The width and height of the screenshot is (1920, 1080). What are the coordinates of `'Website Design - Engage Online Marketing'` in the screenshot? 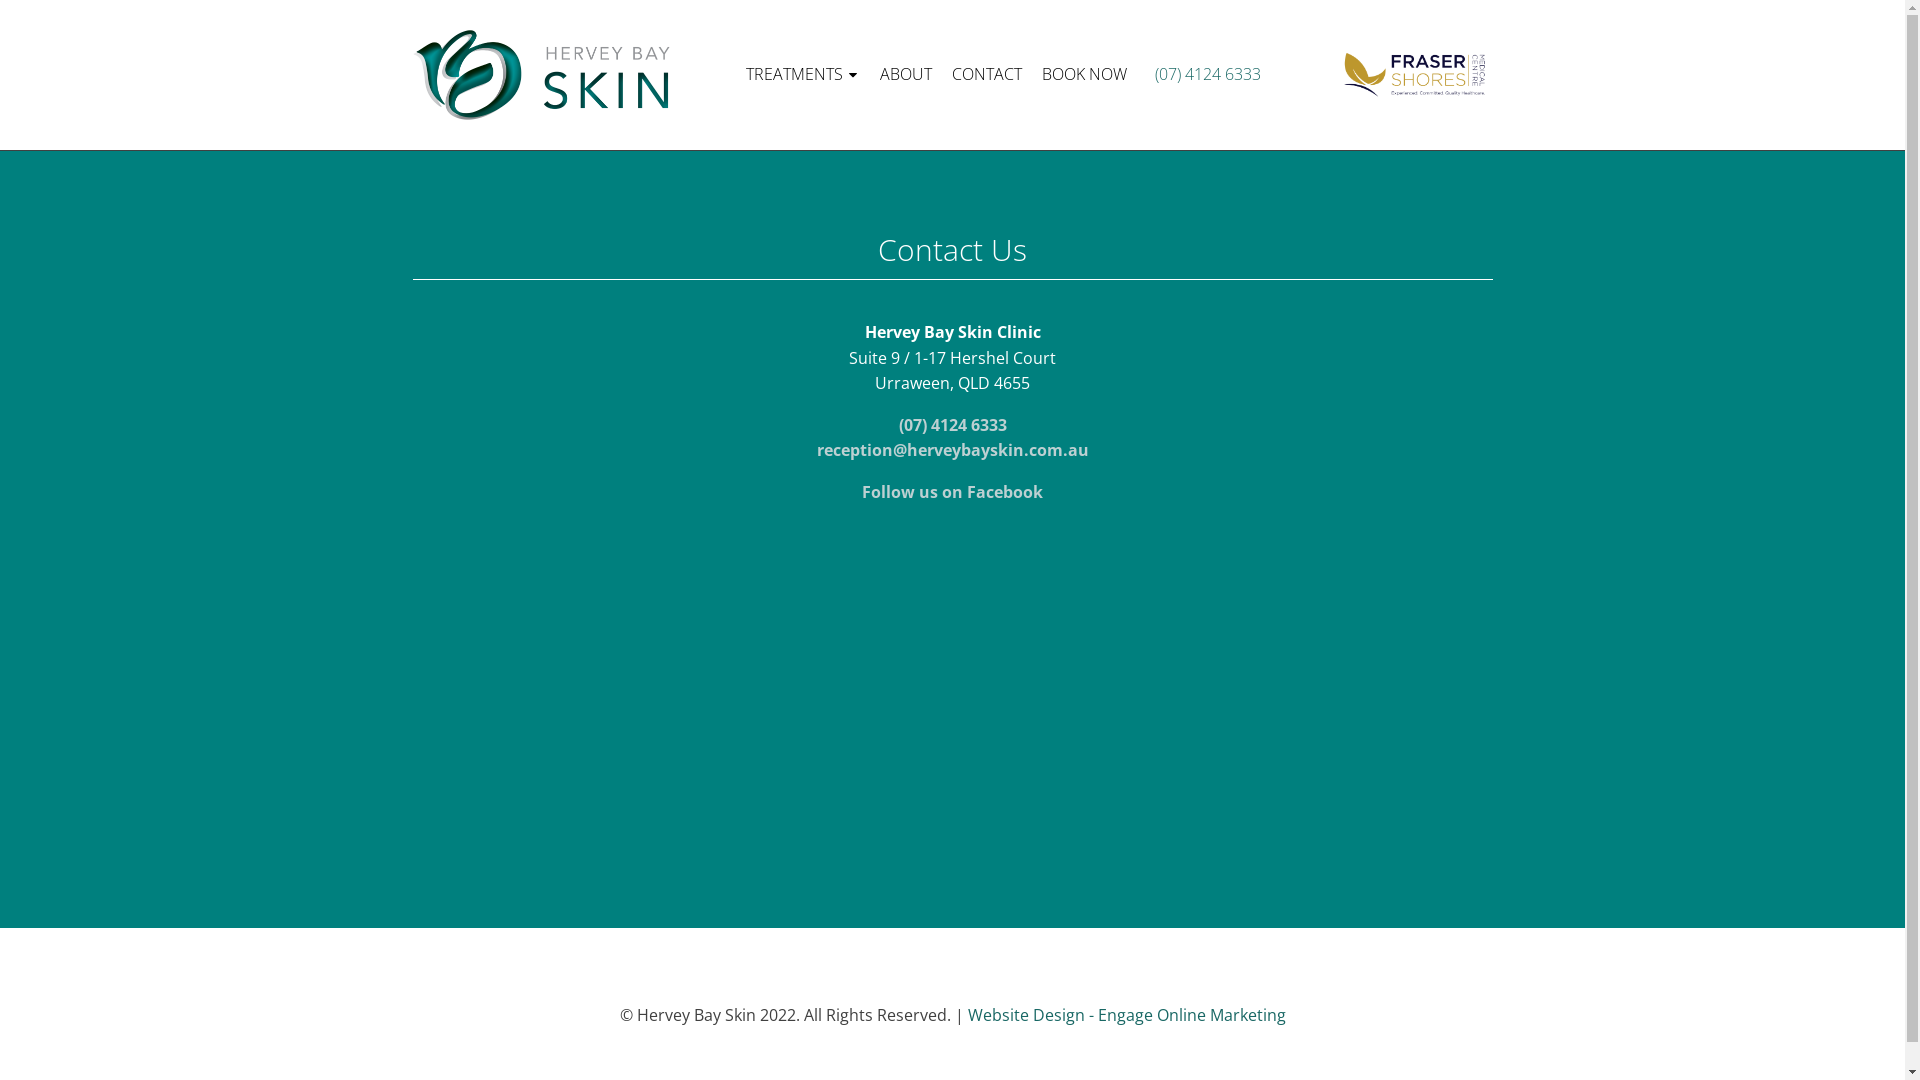 It's located at (1127, 1014).